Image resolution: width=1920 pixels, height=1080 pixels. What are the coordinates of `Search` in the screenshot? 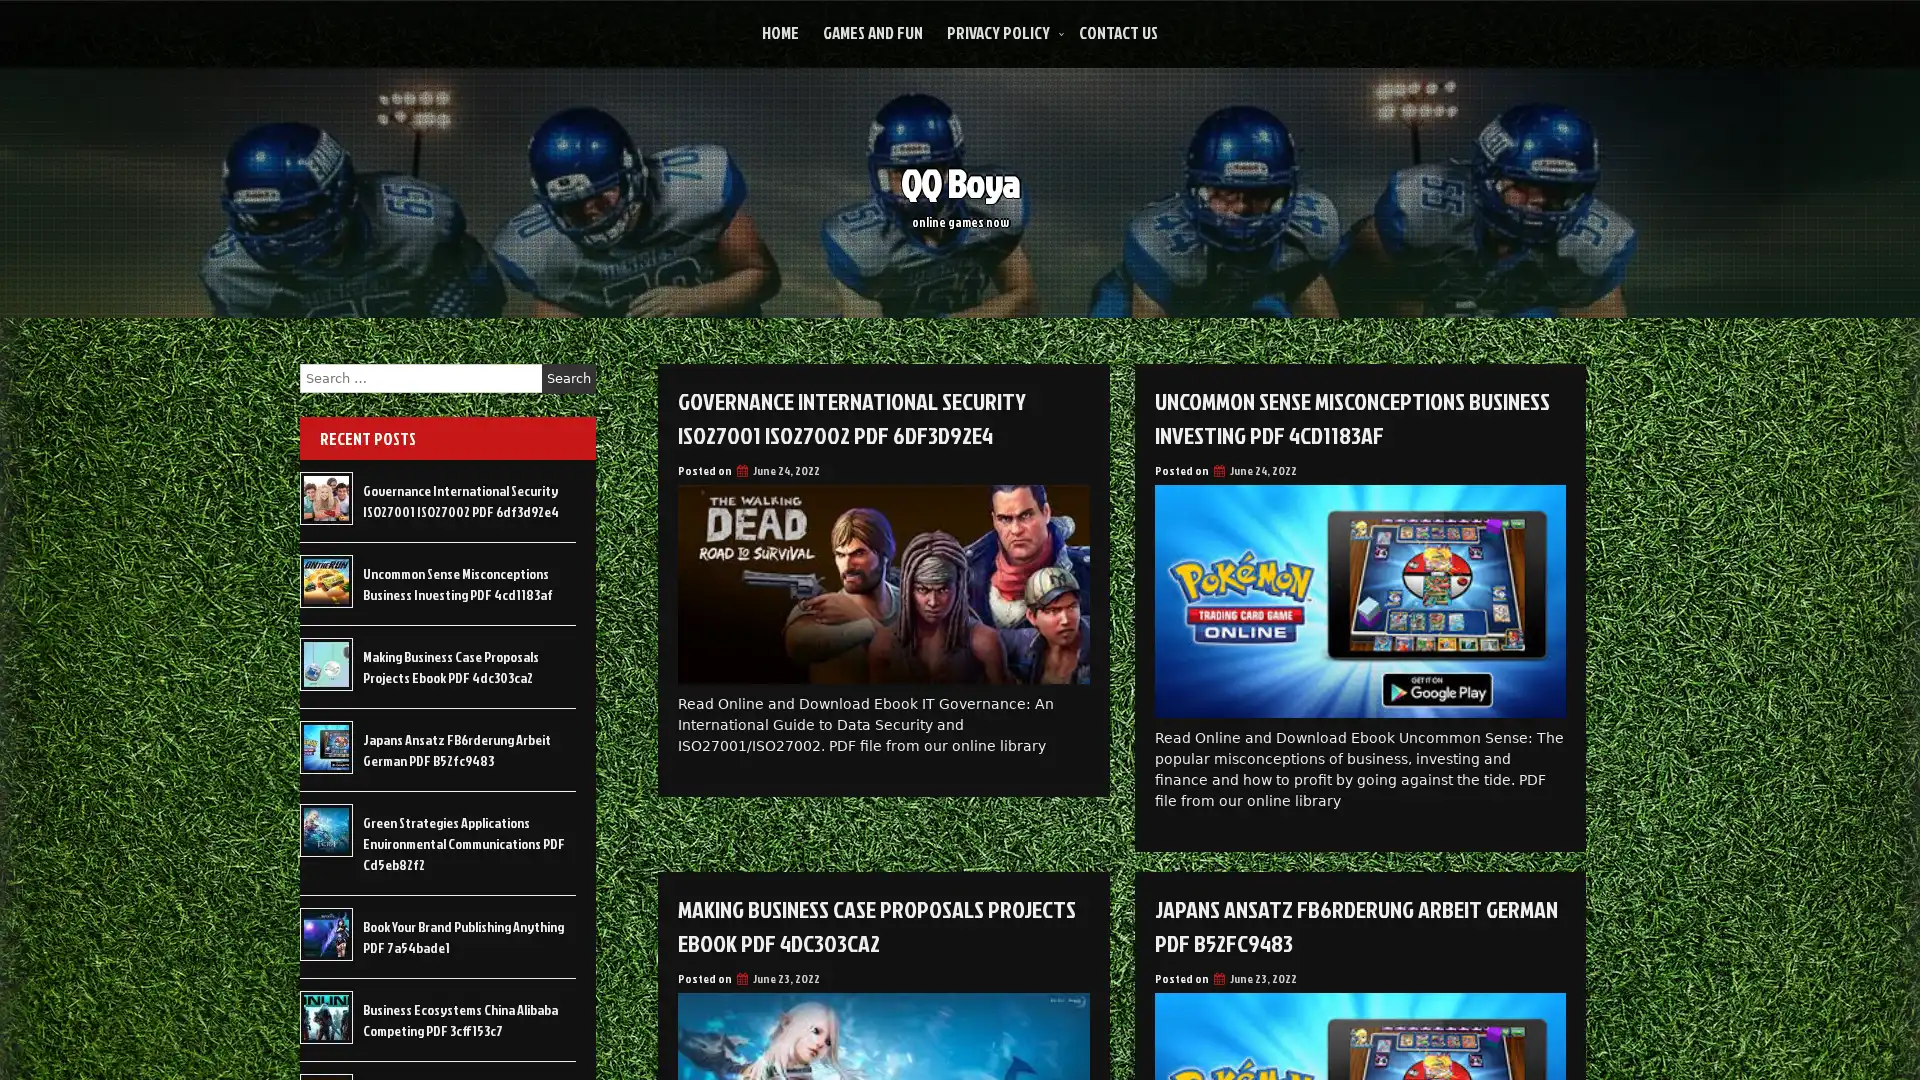 It's located at (568, 378).